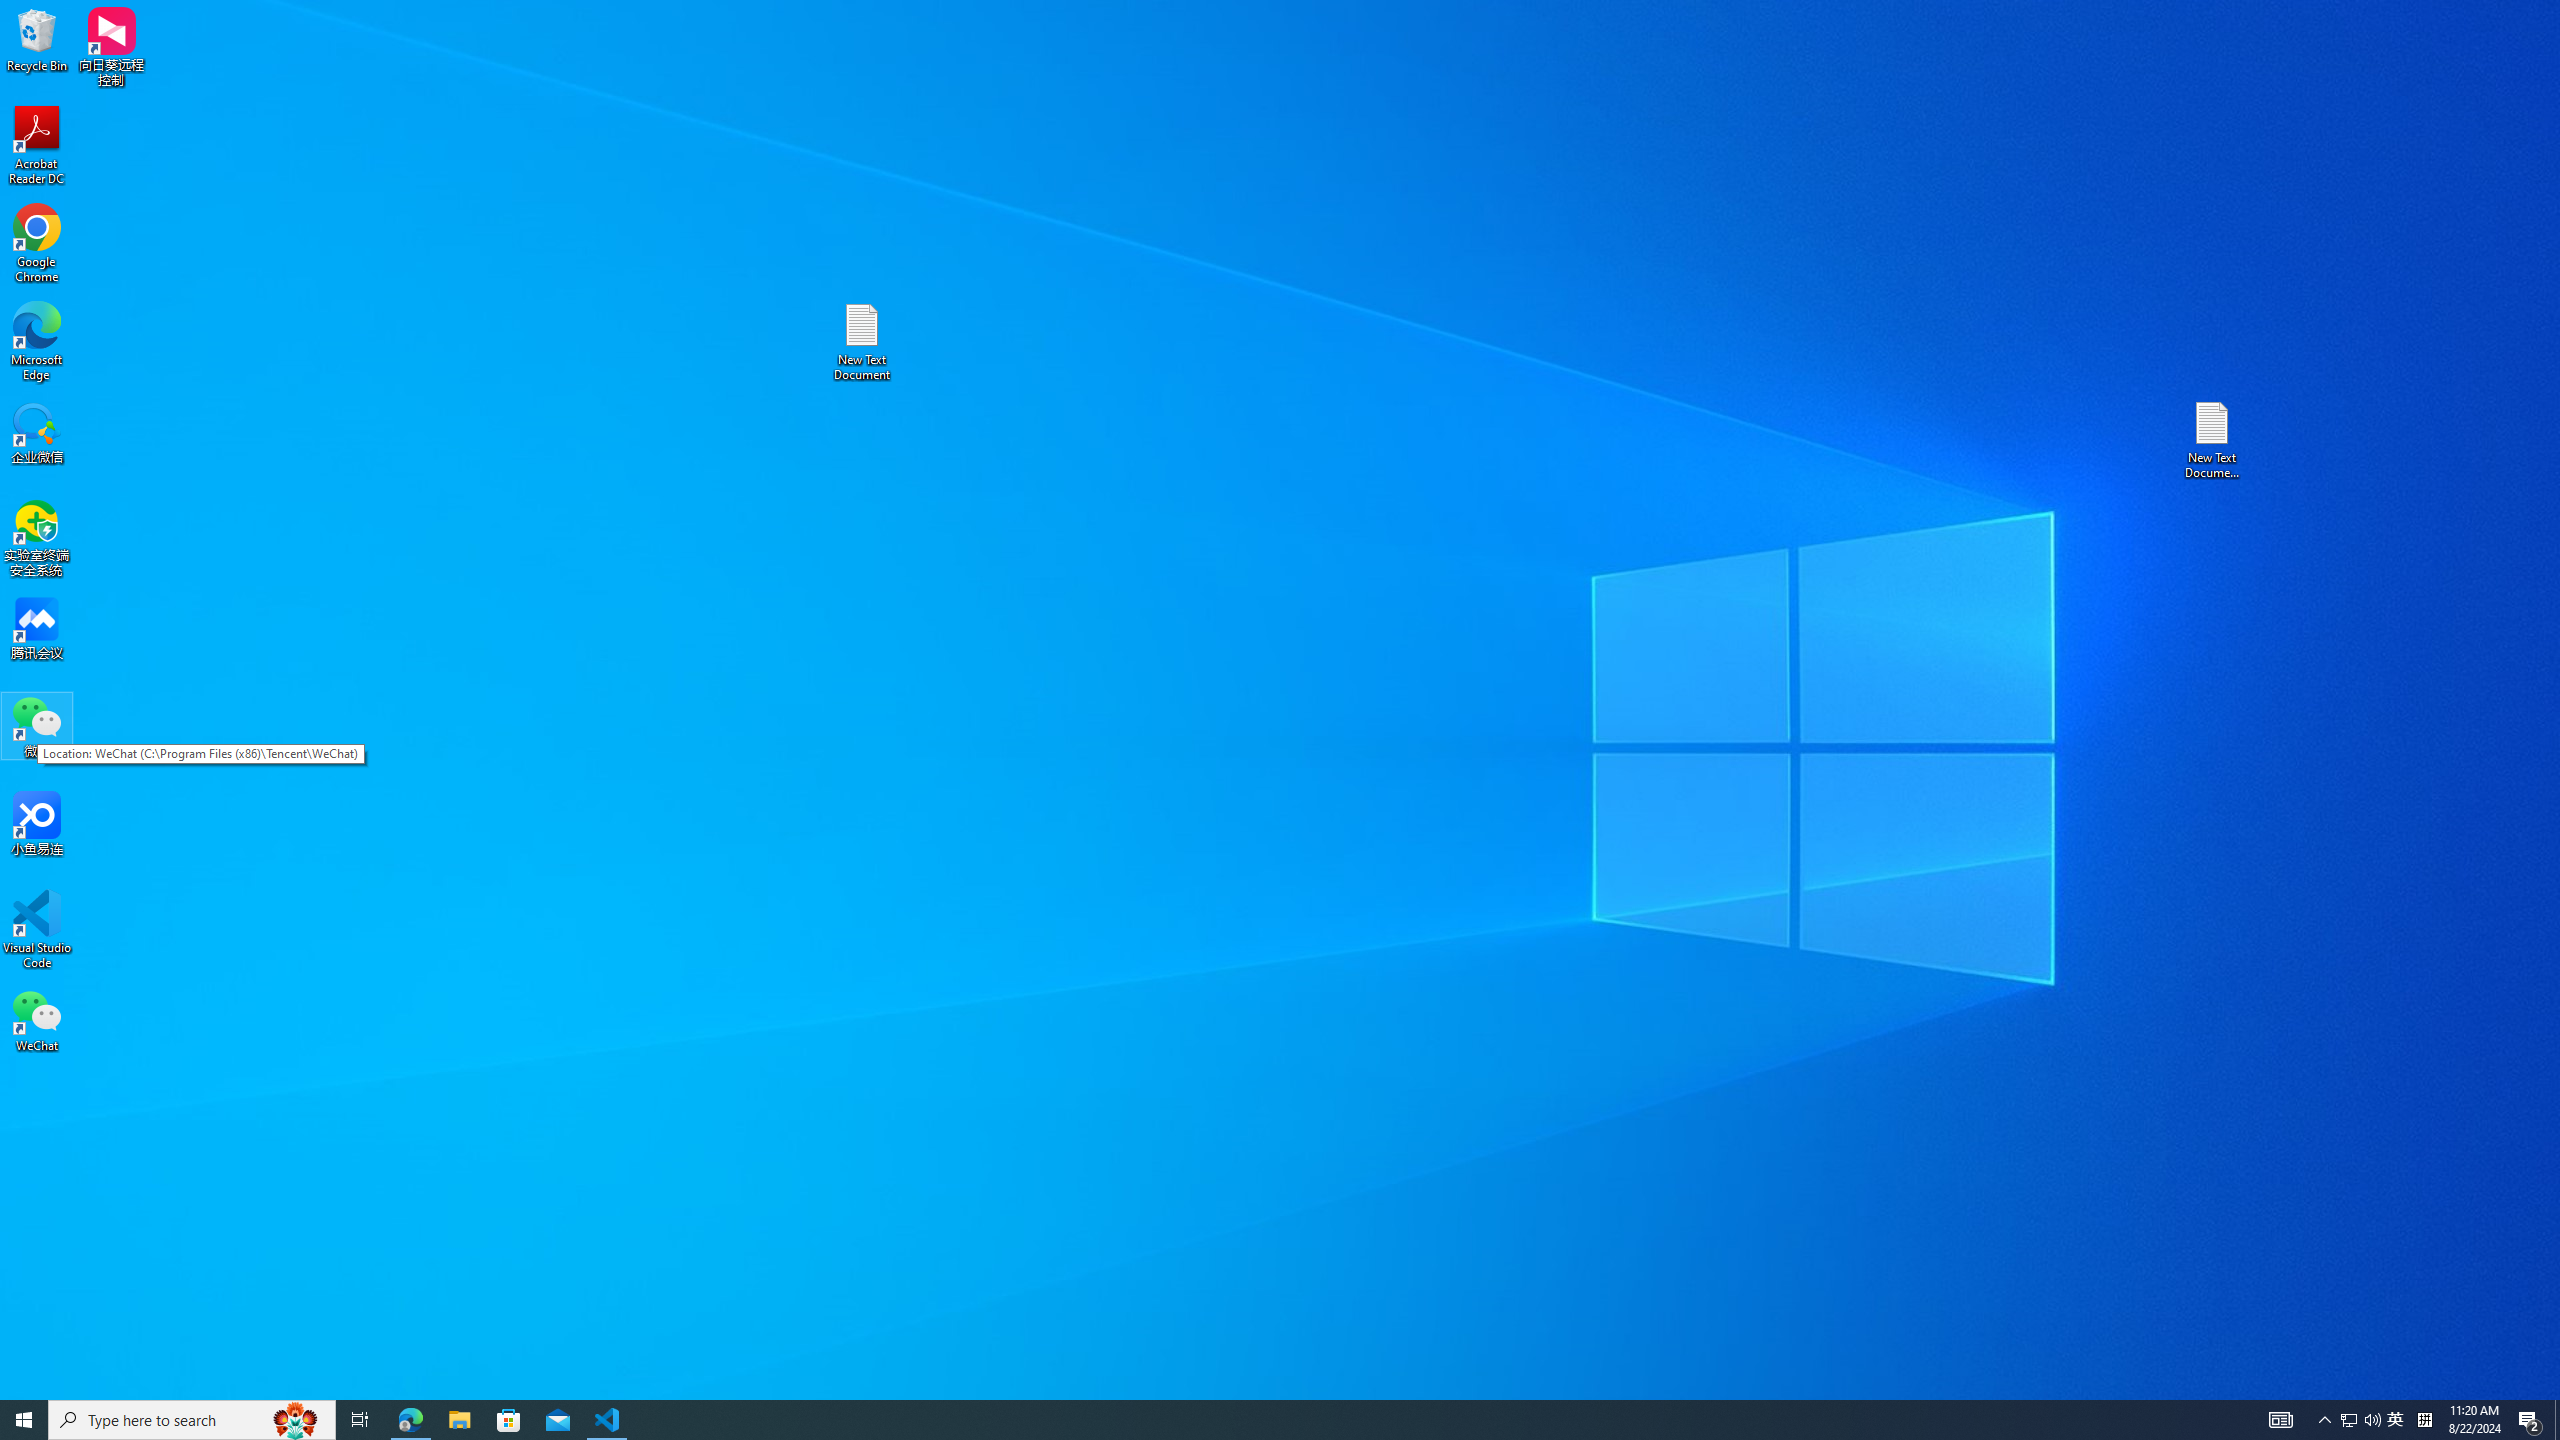  What do you see at coordinates (36, 341) in the screenshot?
I see `'Microsoft Edge'` at bounding box center [36, 341].